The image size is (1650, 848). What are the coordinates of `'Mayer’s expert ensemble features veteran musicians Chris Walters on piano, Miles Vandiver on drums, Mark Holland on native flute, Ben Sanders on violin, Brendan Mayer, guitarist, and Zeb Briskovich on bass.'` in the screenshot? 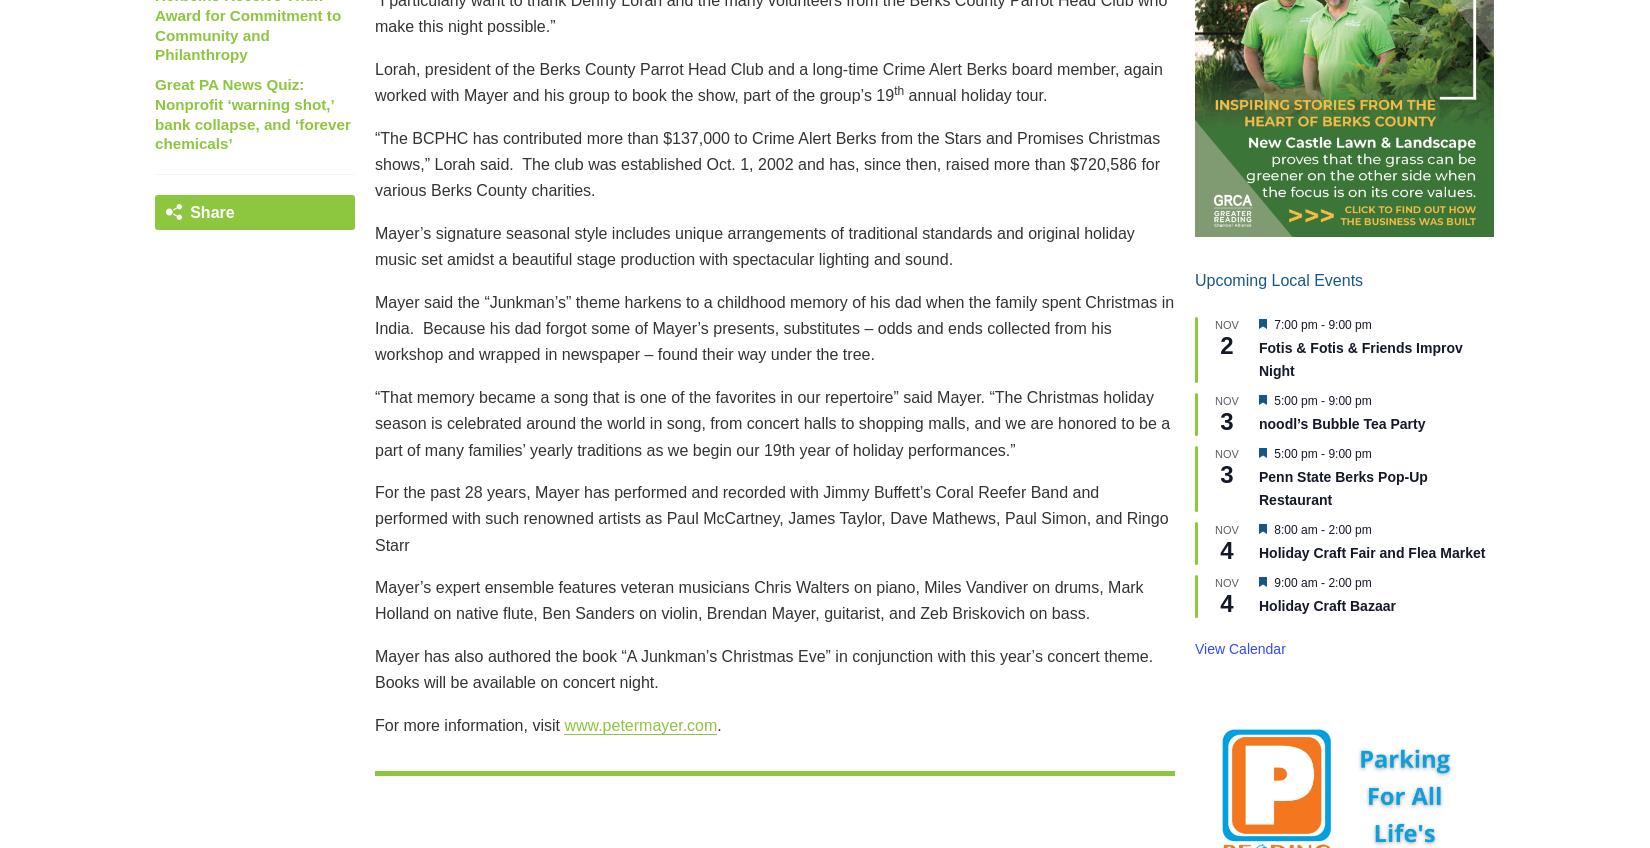 It's located at (375, 600).